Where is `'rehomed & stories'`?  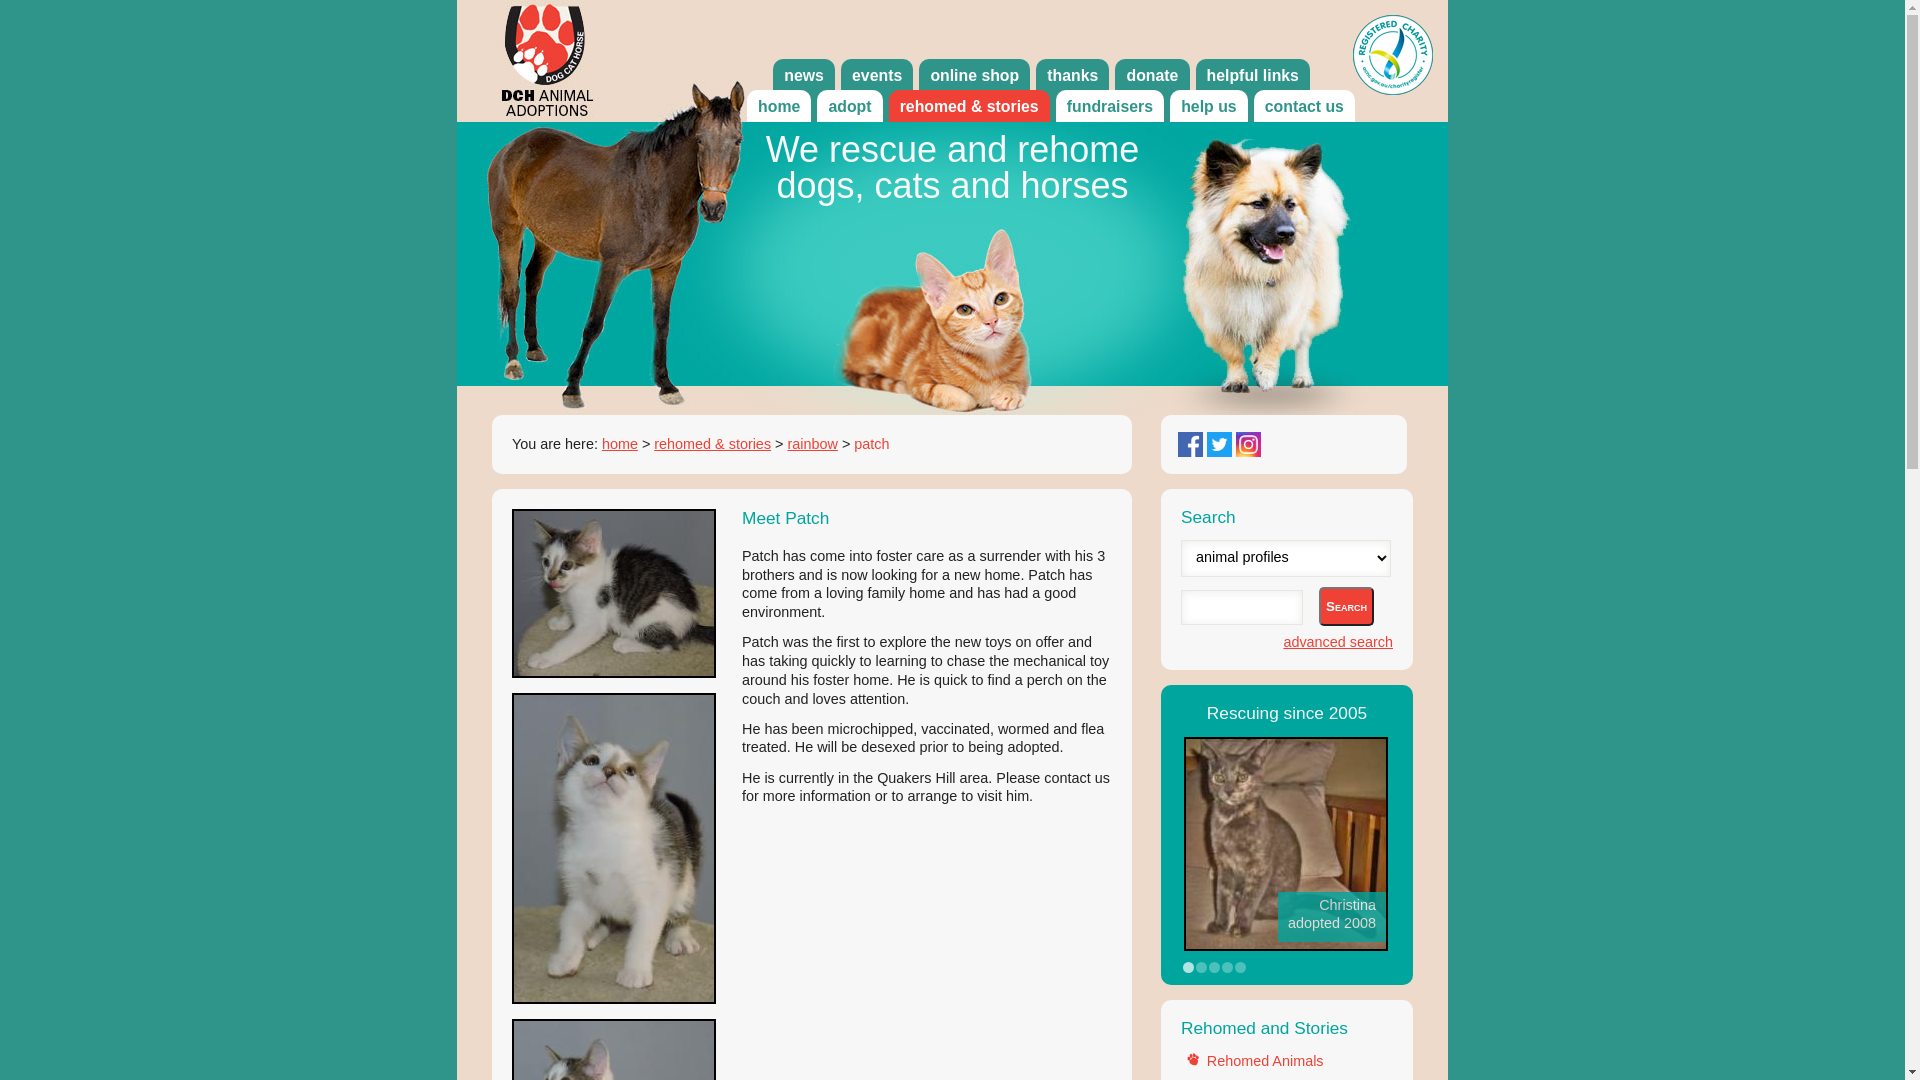
'rehomed & stories' is located at coordinates (653, 442).